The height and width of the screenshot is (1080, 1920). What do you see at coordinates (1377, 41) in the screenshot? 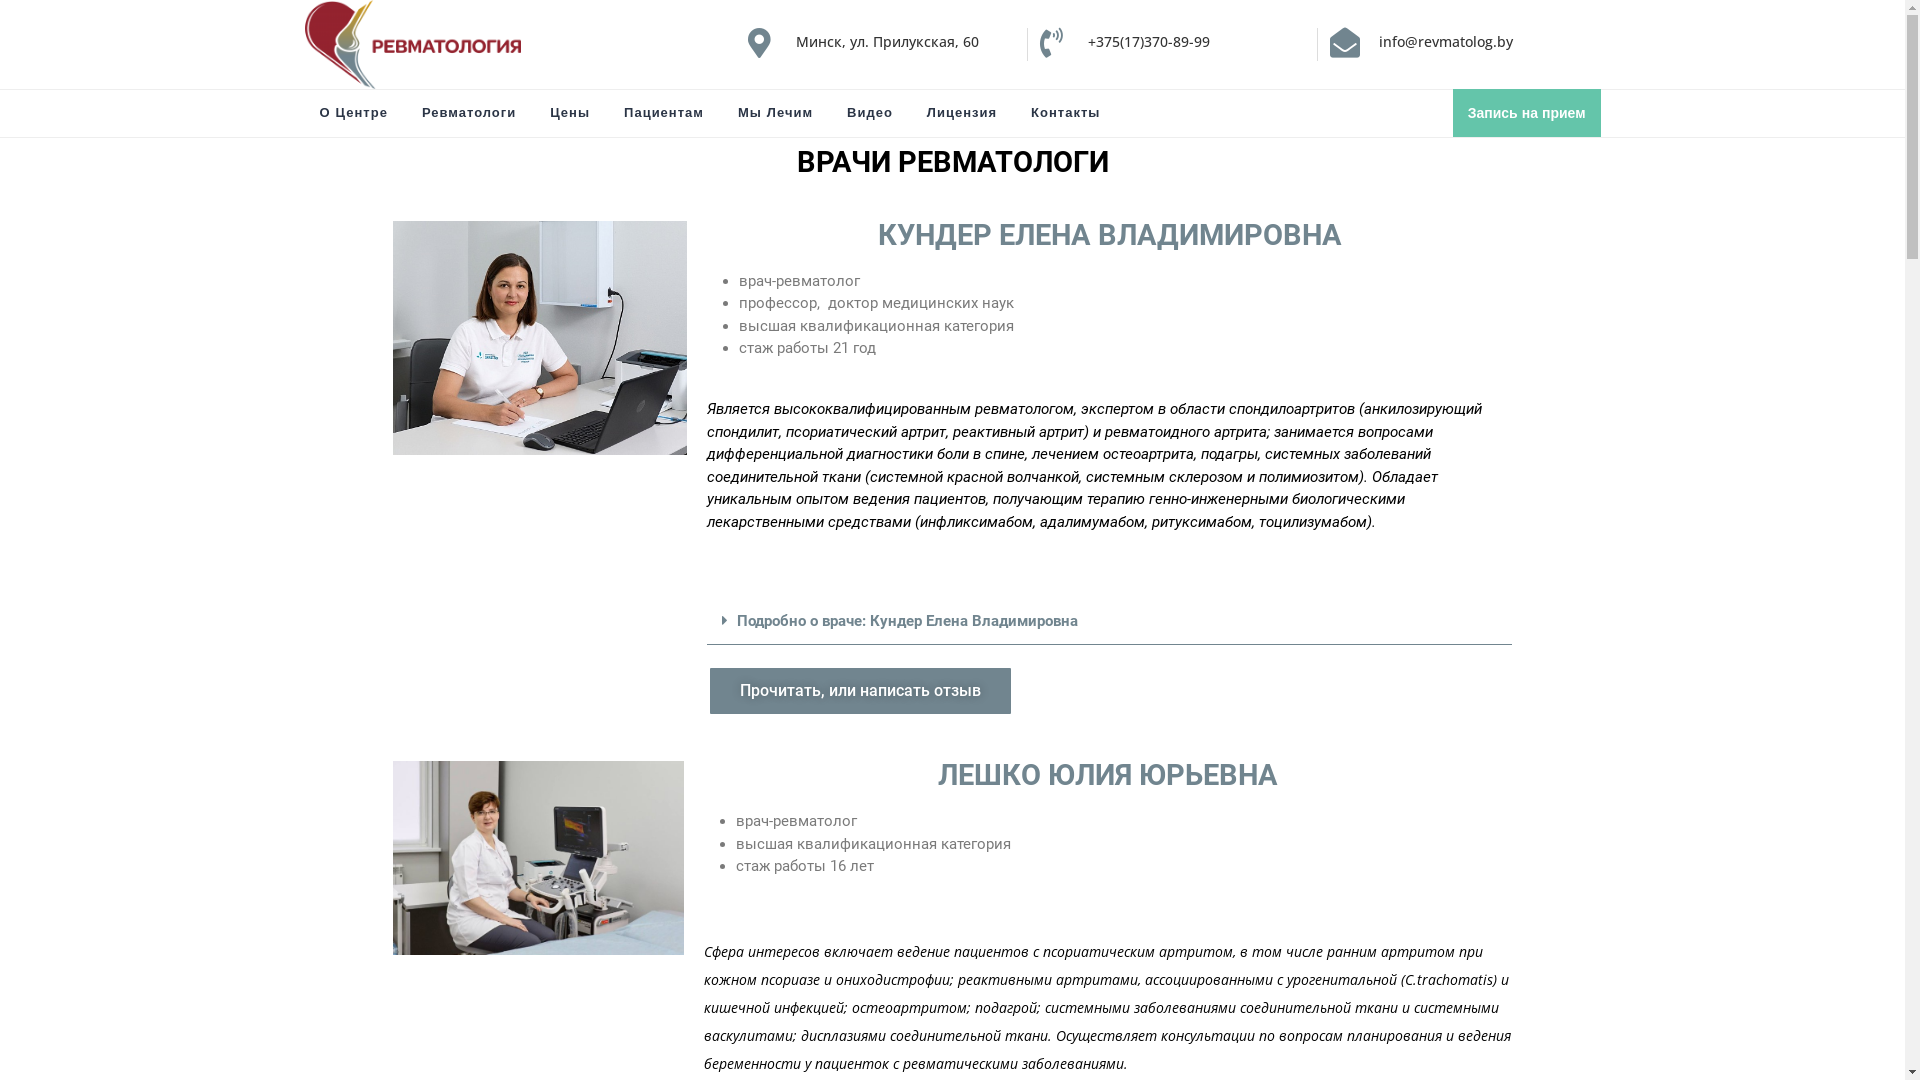
I see `'info@revmatolog.by'` at bounding box center [1377, 41].